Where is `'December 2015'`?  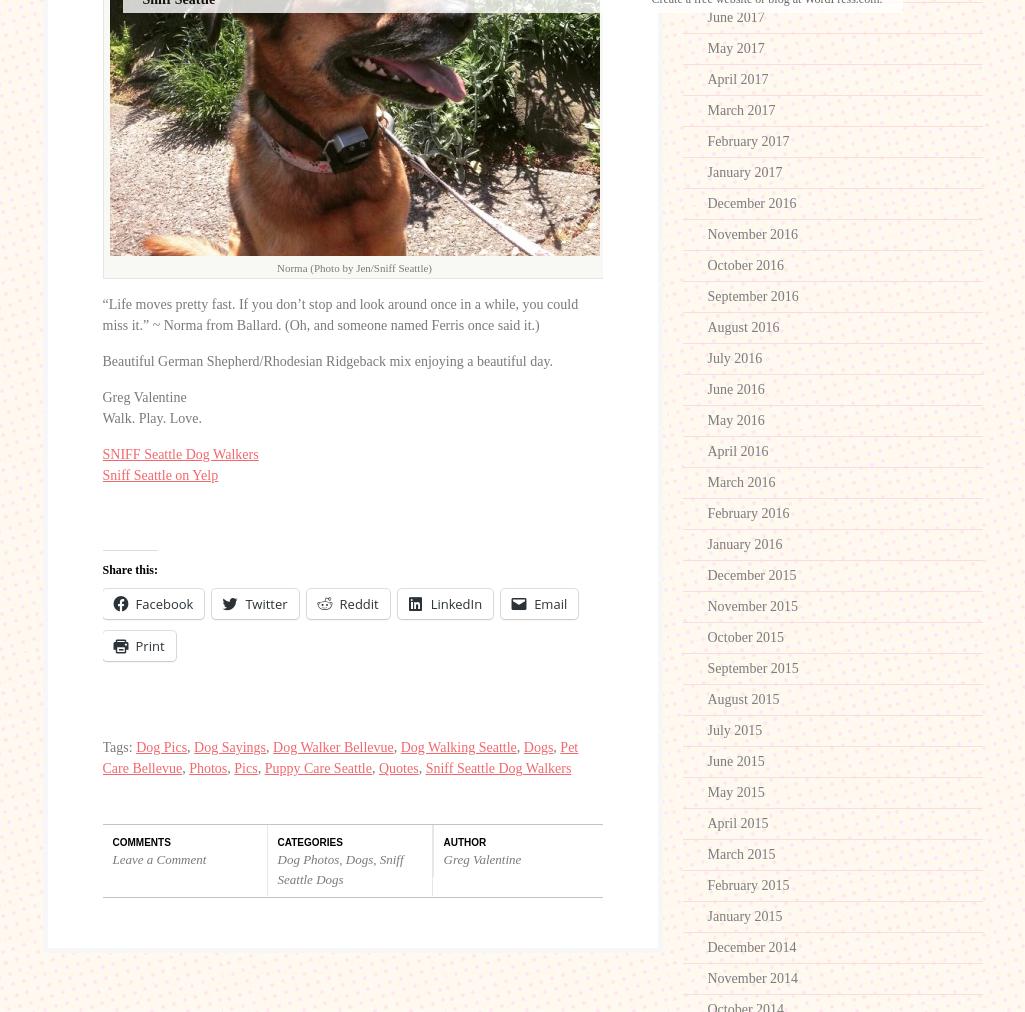 'December 2015' is located at coordinates (751, 574).